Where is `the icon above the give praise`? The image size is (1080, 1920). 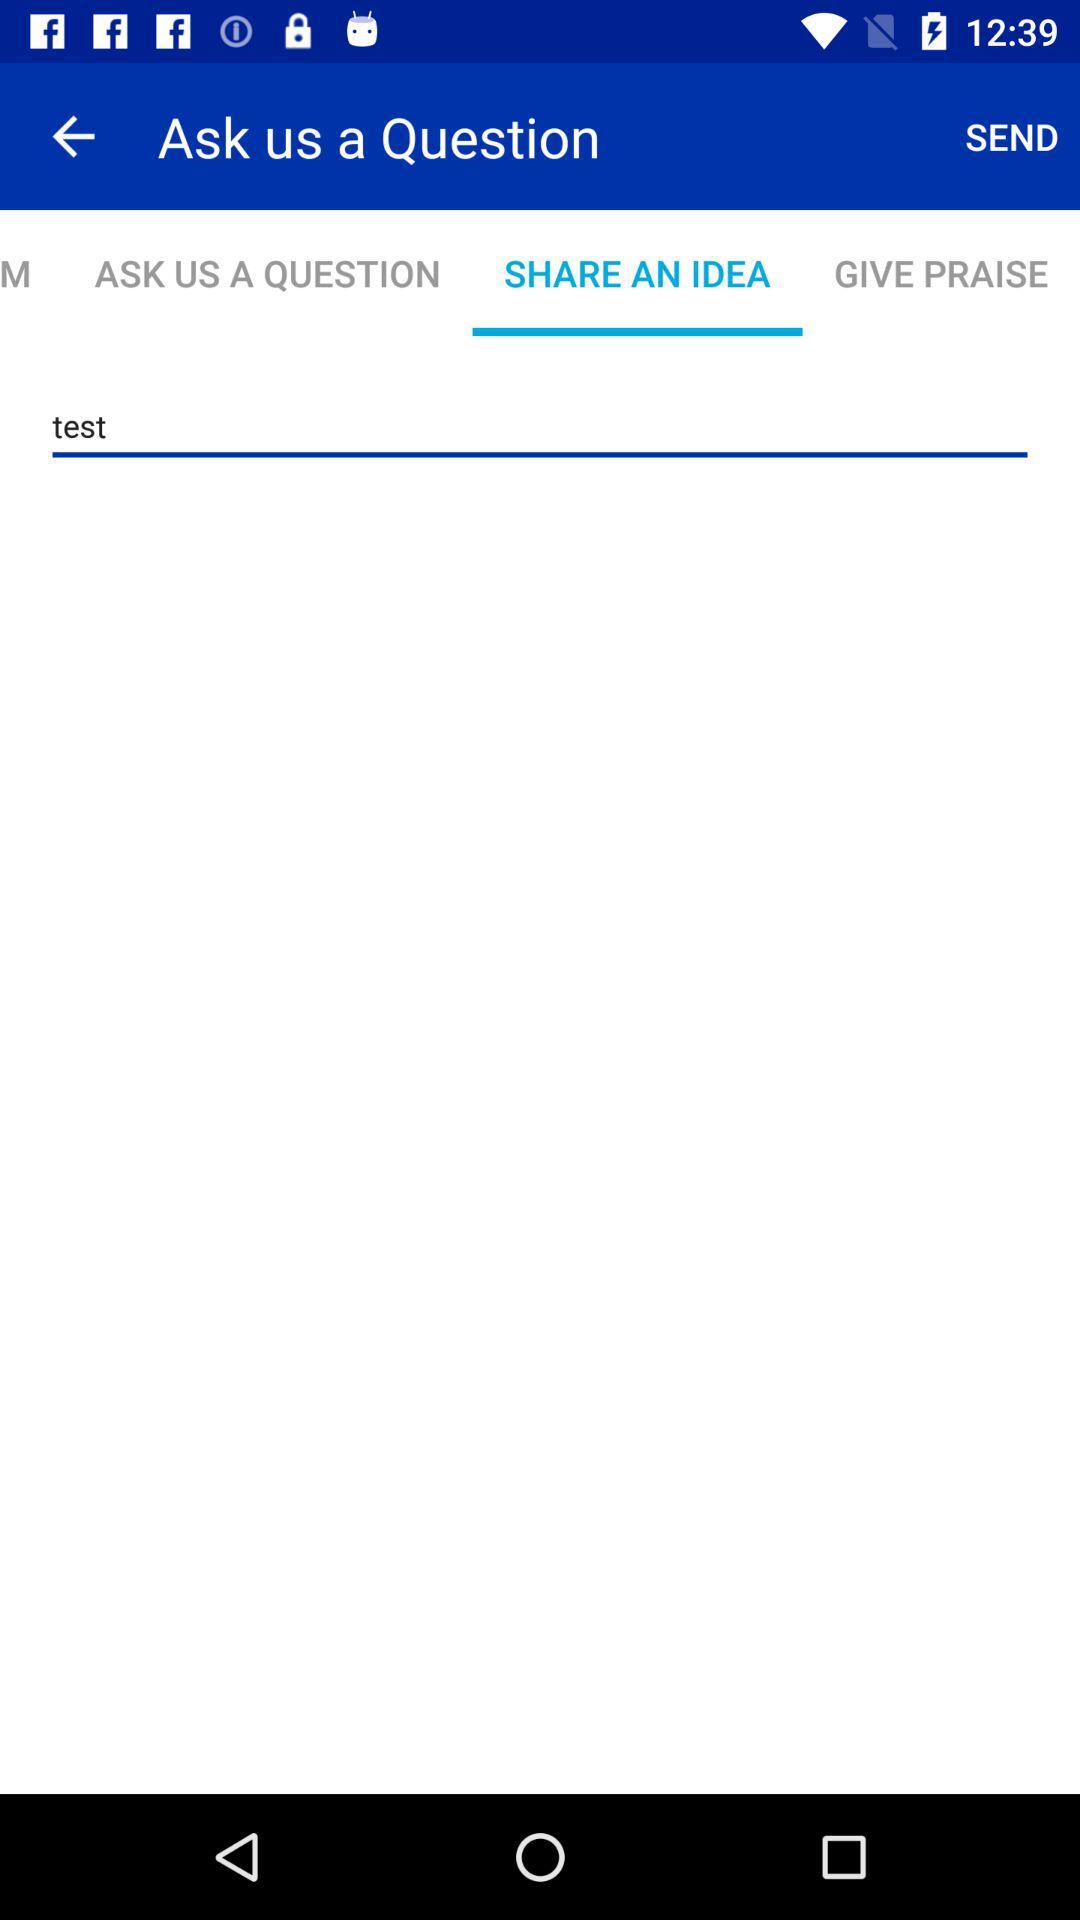 the icon above the give praise is located at coordinates (1012, 135).